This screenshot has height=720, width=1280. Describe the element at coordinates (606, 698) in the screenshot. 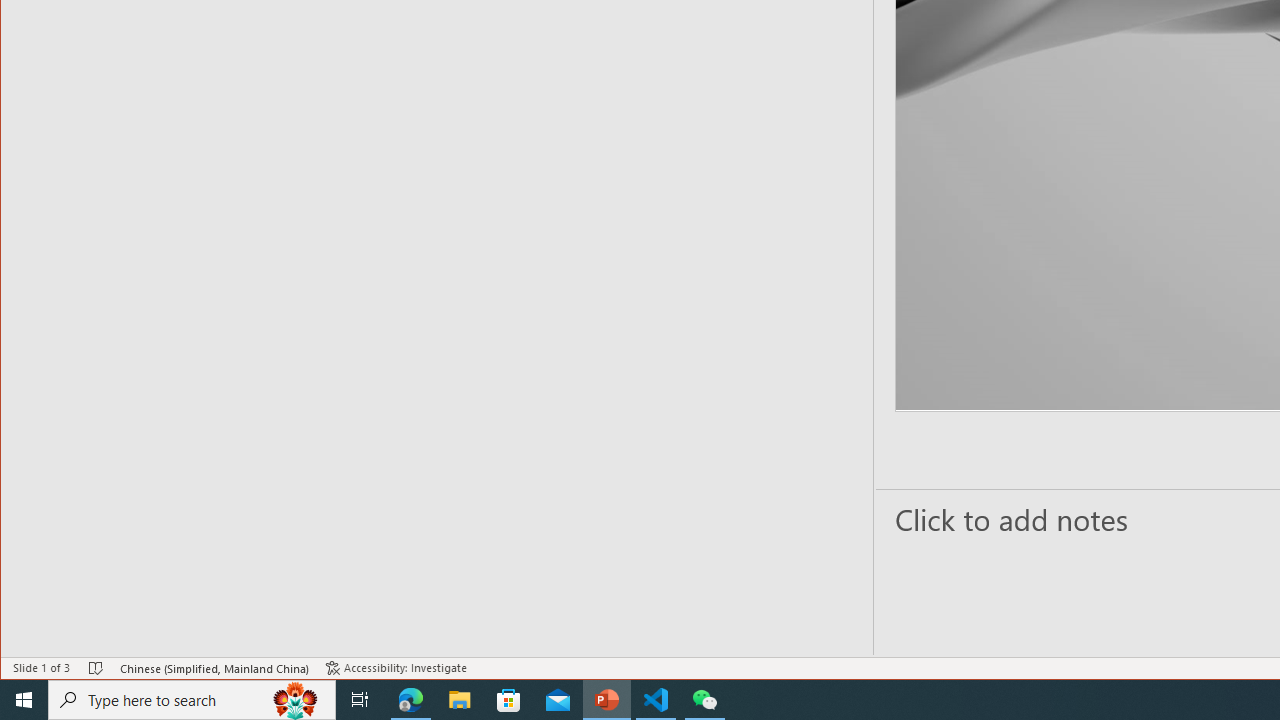

I see `'PowerPoint - 1 running window'` at that location.